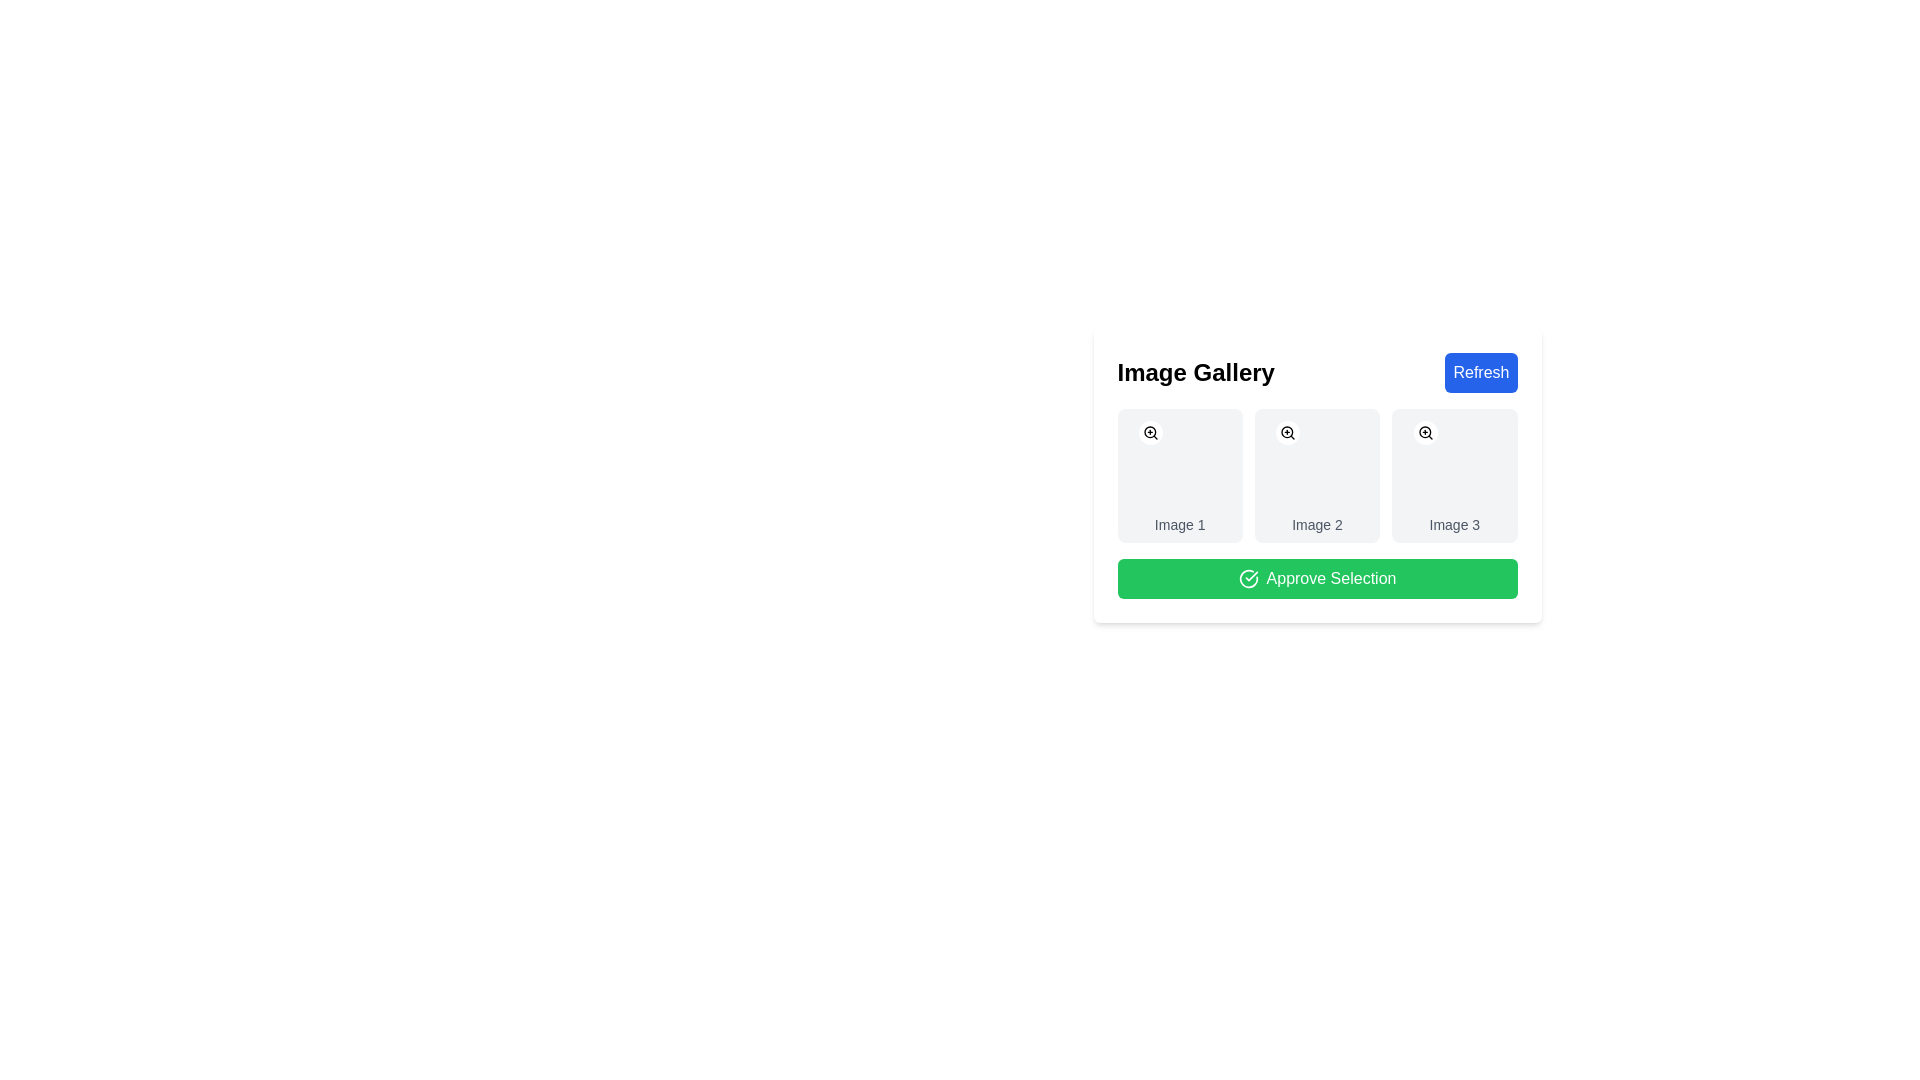 The image size is (1920, 1080). Describe the element at coordinates (1185, 477) in the screenshot. I see `the decorative graphical component within the second image slot of the Image Gallery interface` at that location.